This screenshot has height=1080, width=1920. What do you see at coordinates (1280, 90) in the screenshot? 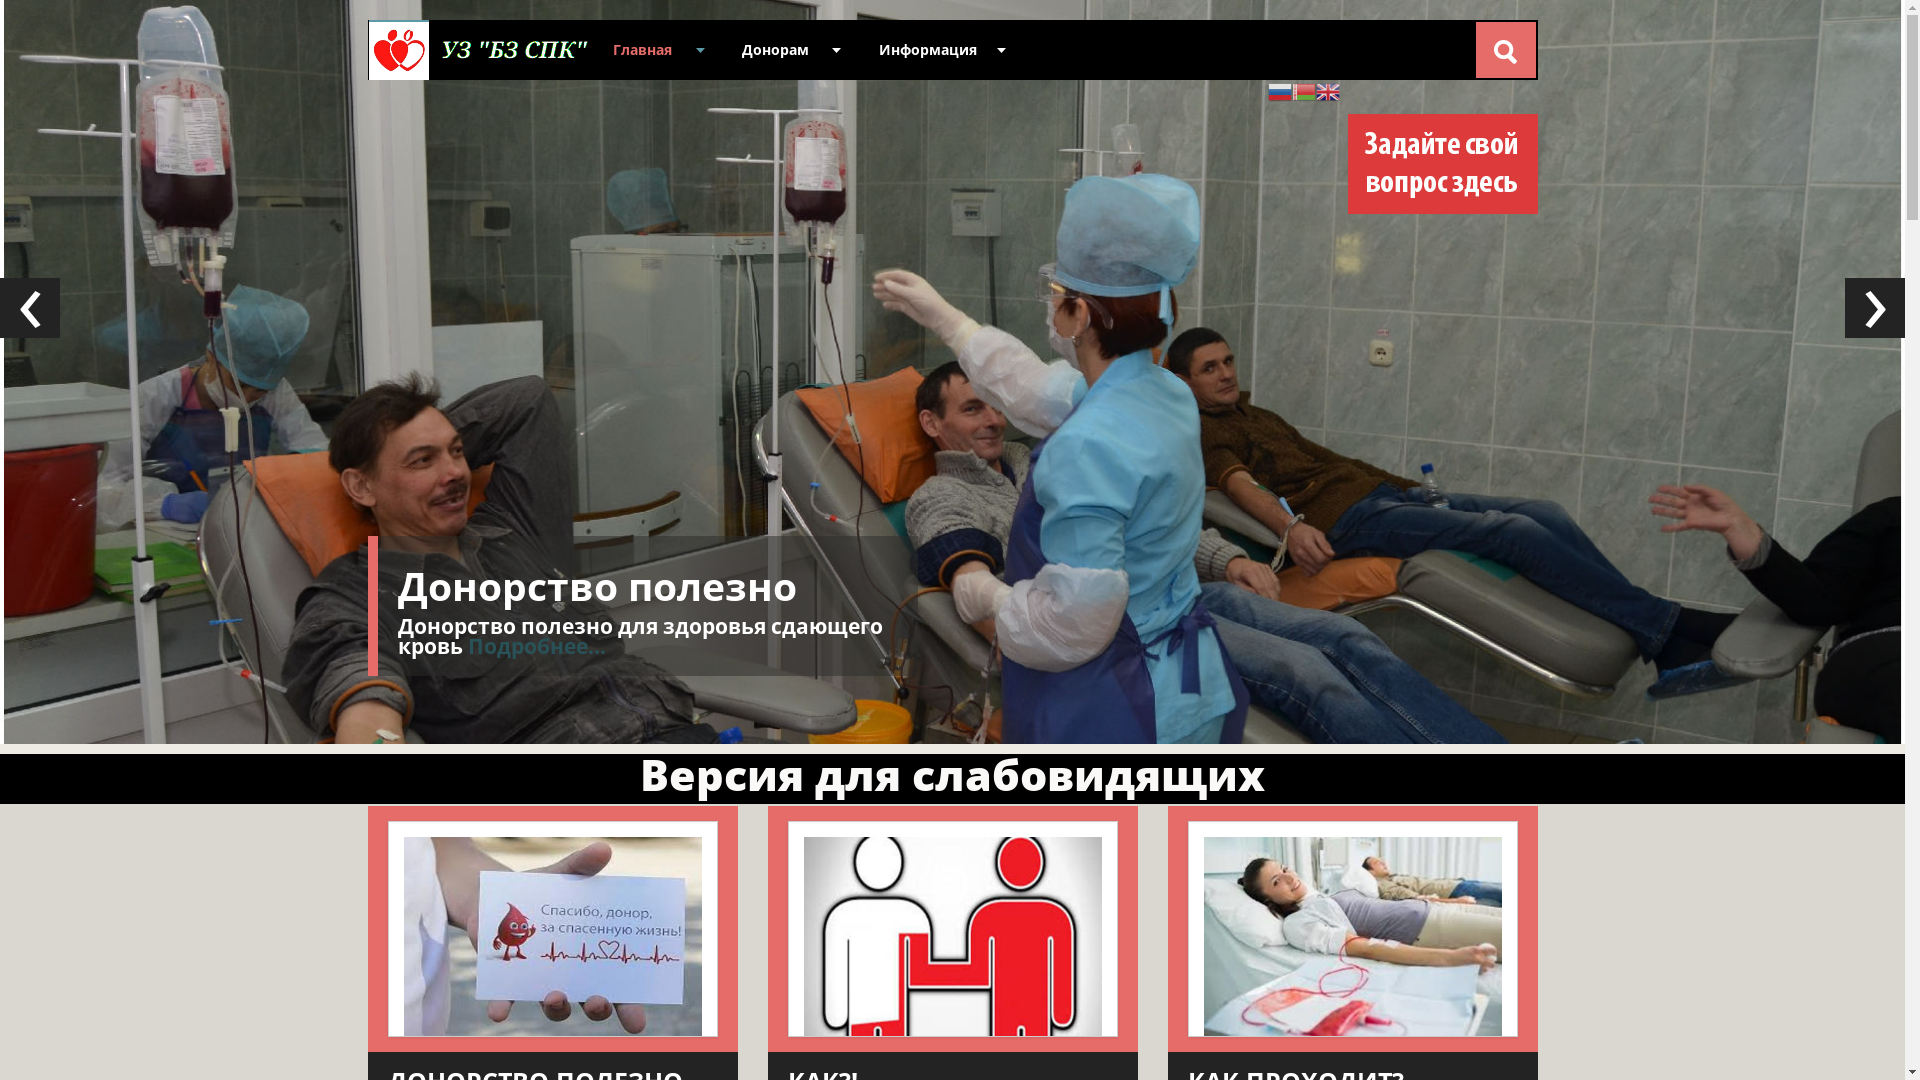
I see `'Russian'` at bounding box center [1280, 90].